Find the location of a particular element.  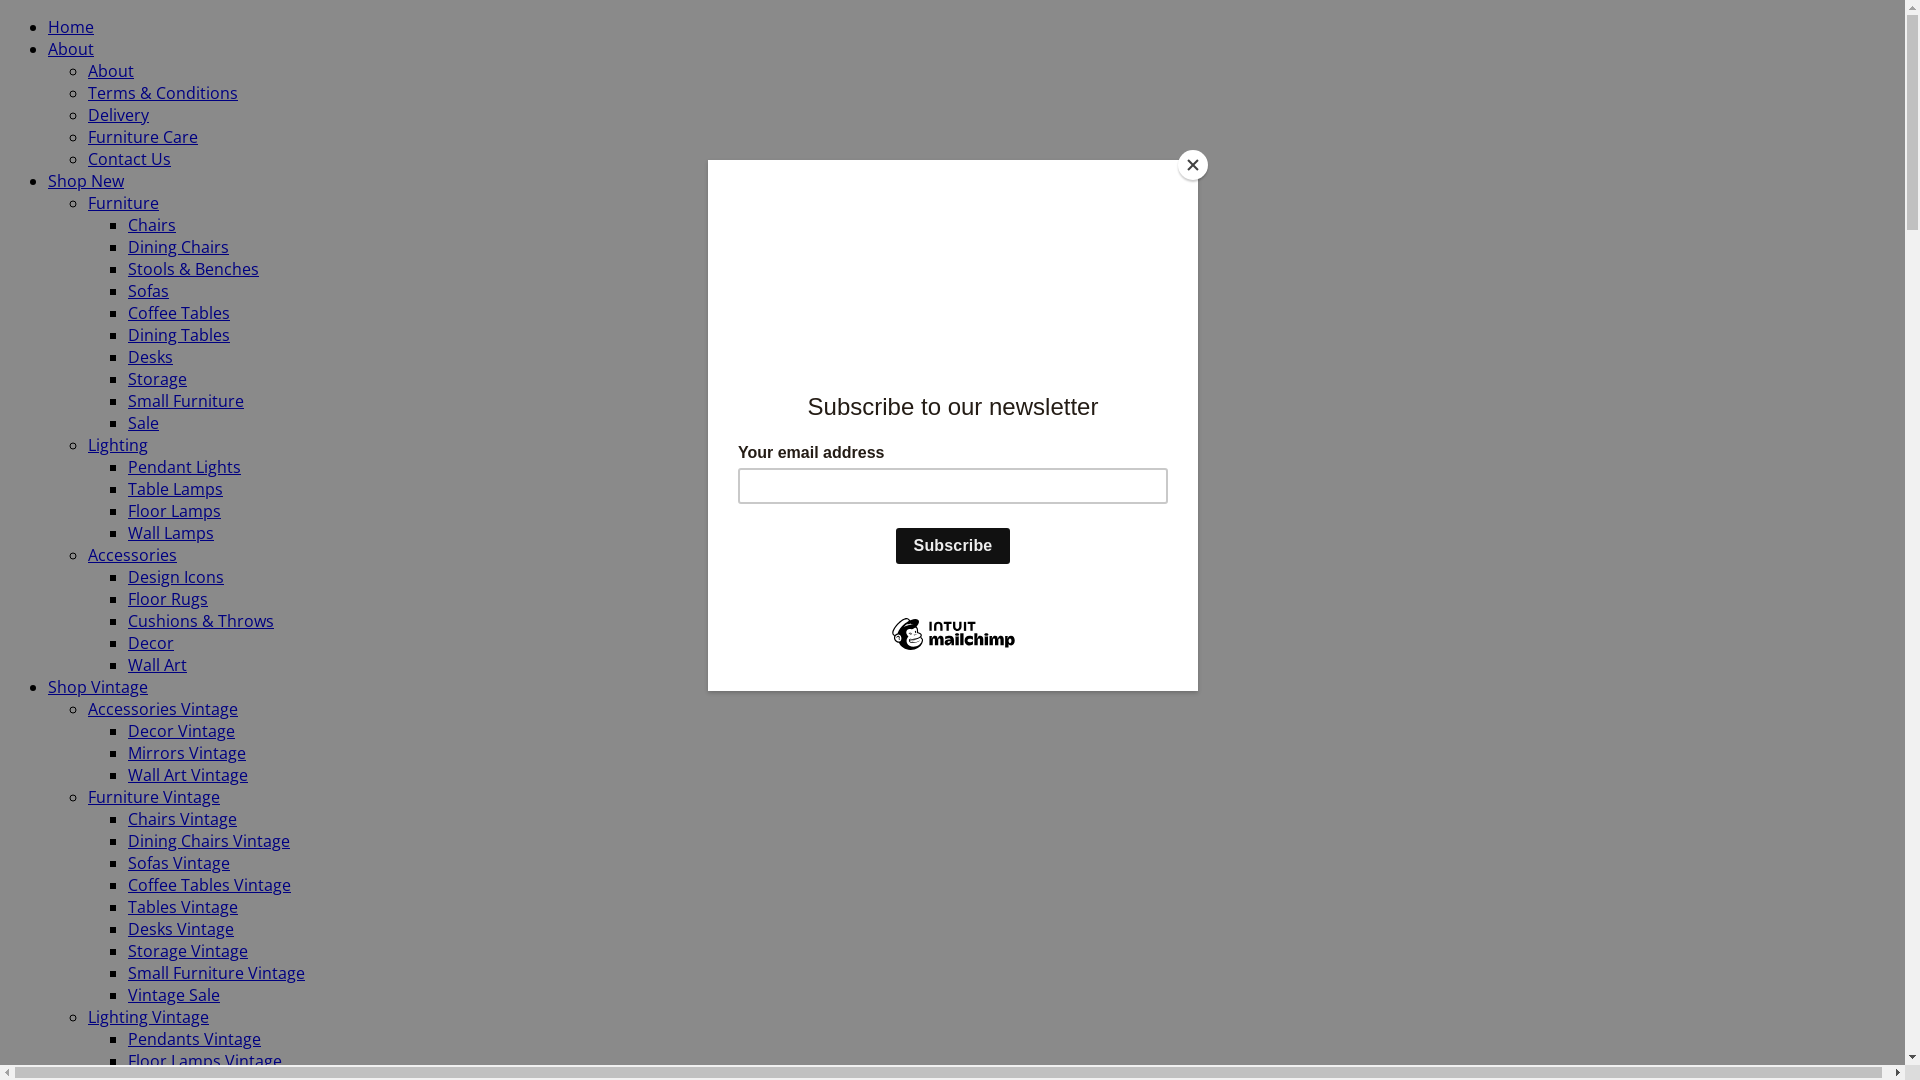

'Dining Chairs Vintage' is located at coordinates (209, 840).